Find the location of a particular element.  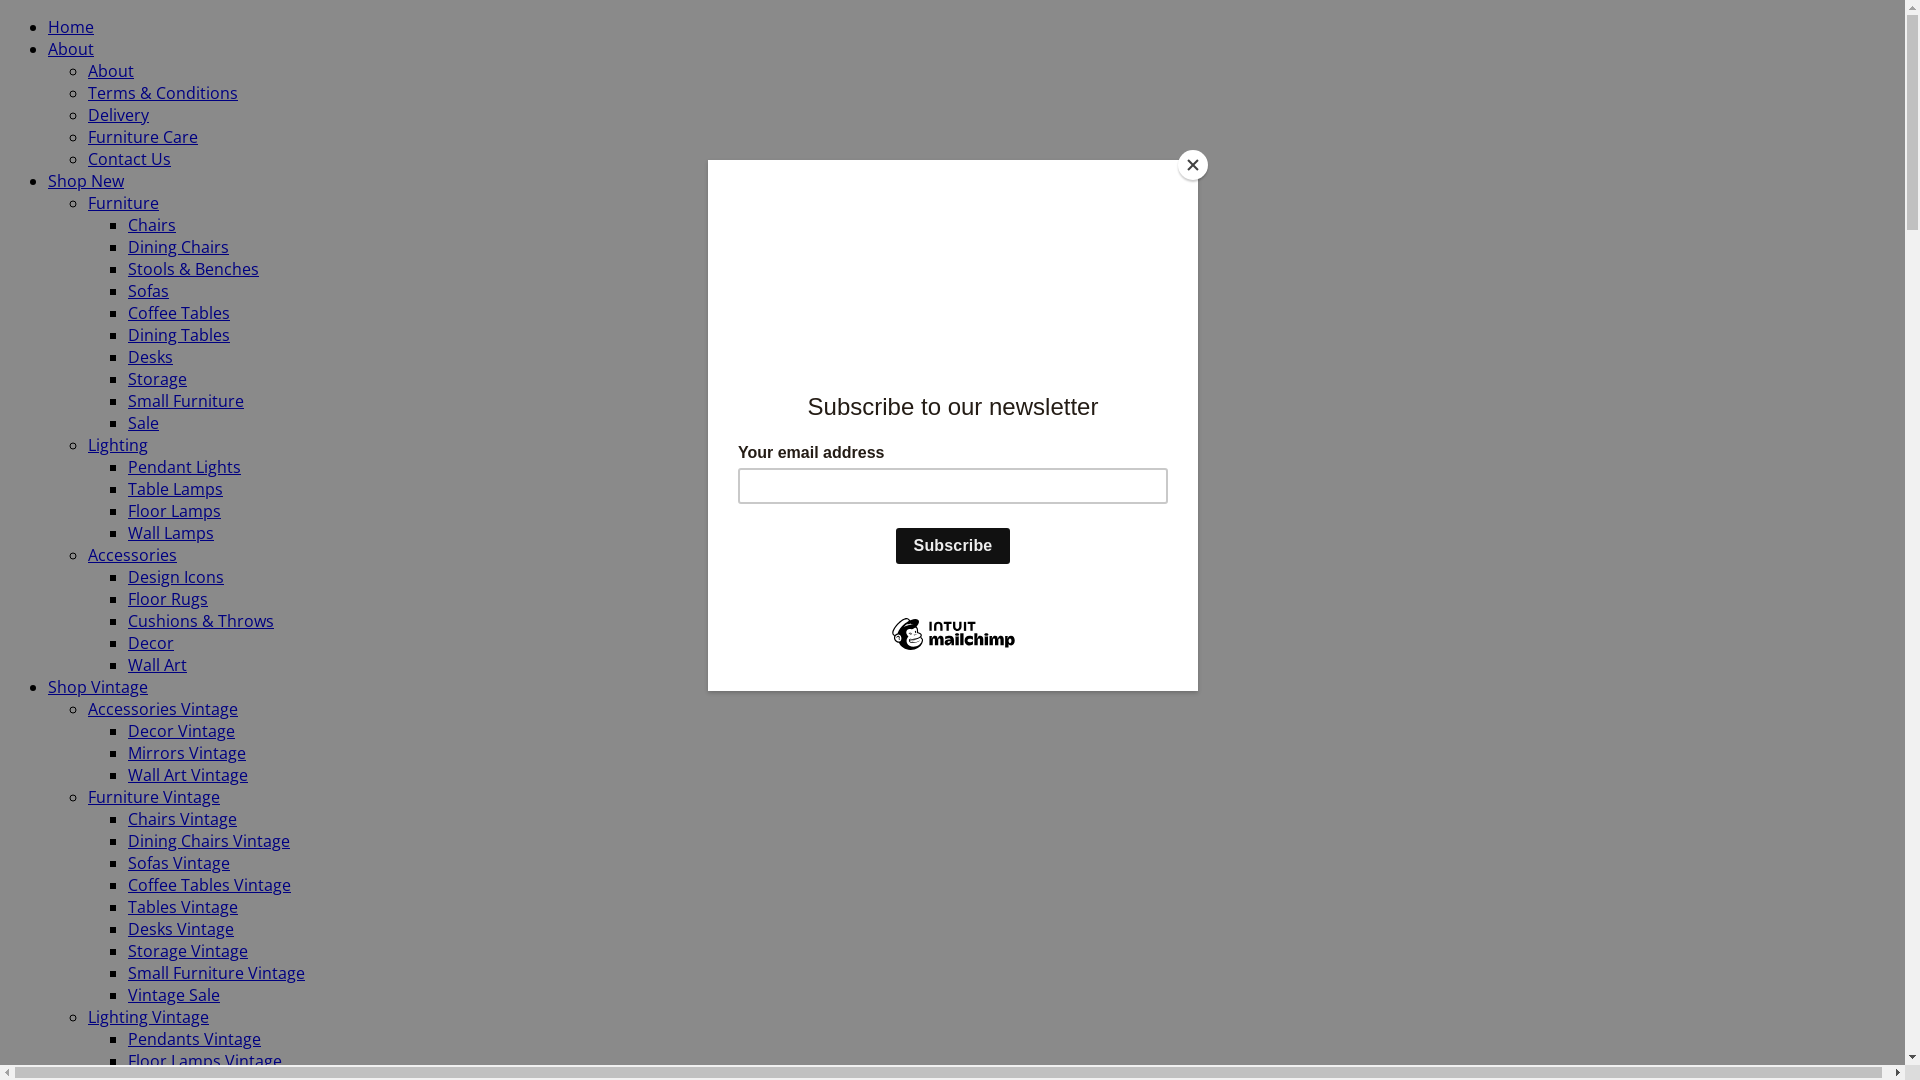

'Dining Chairs Vintage' is located at coordinates (209, 840).